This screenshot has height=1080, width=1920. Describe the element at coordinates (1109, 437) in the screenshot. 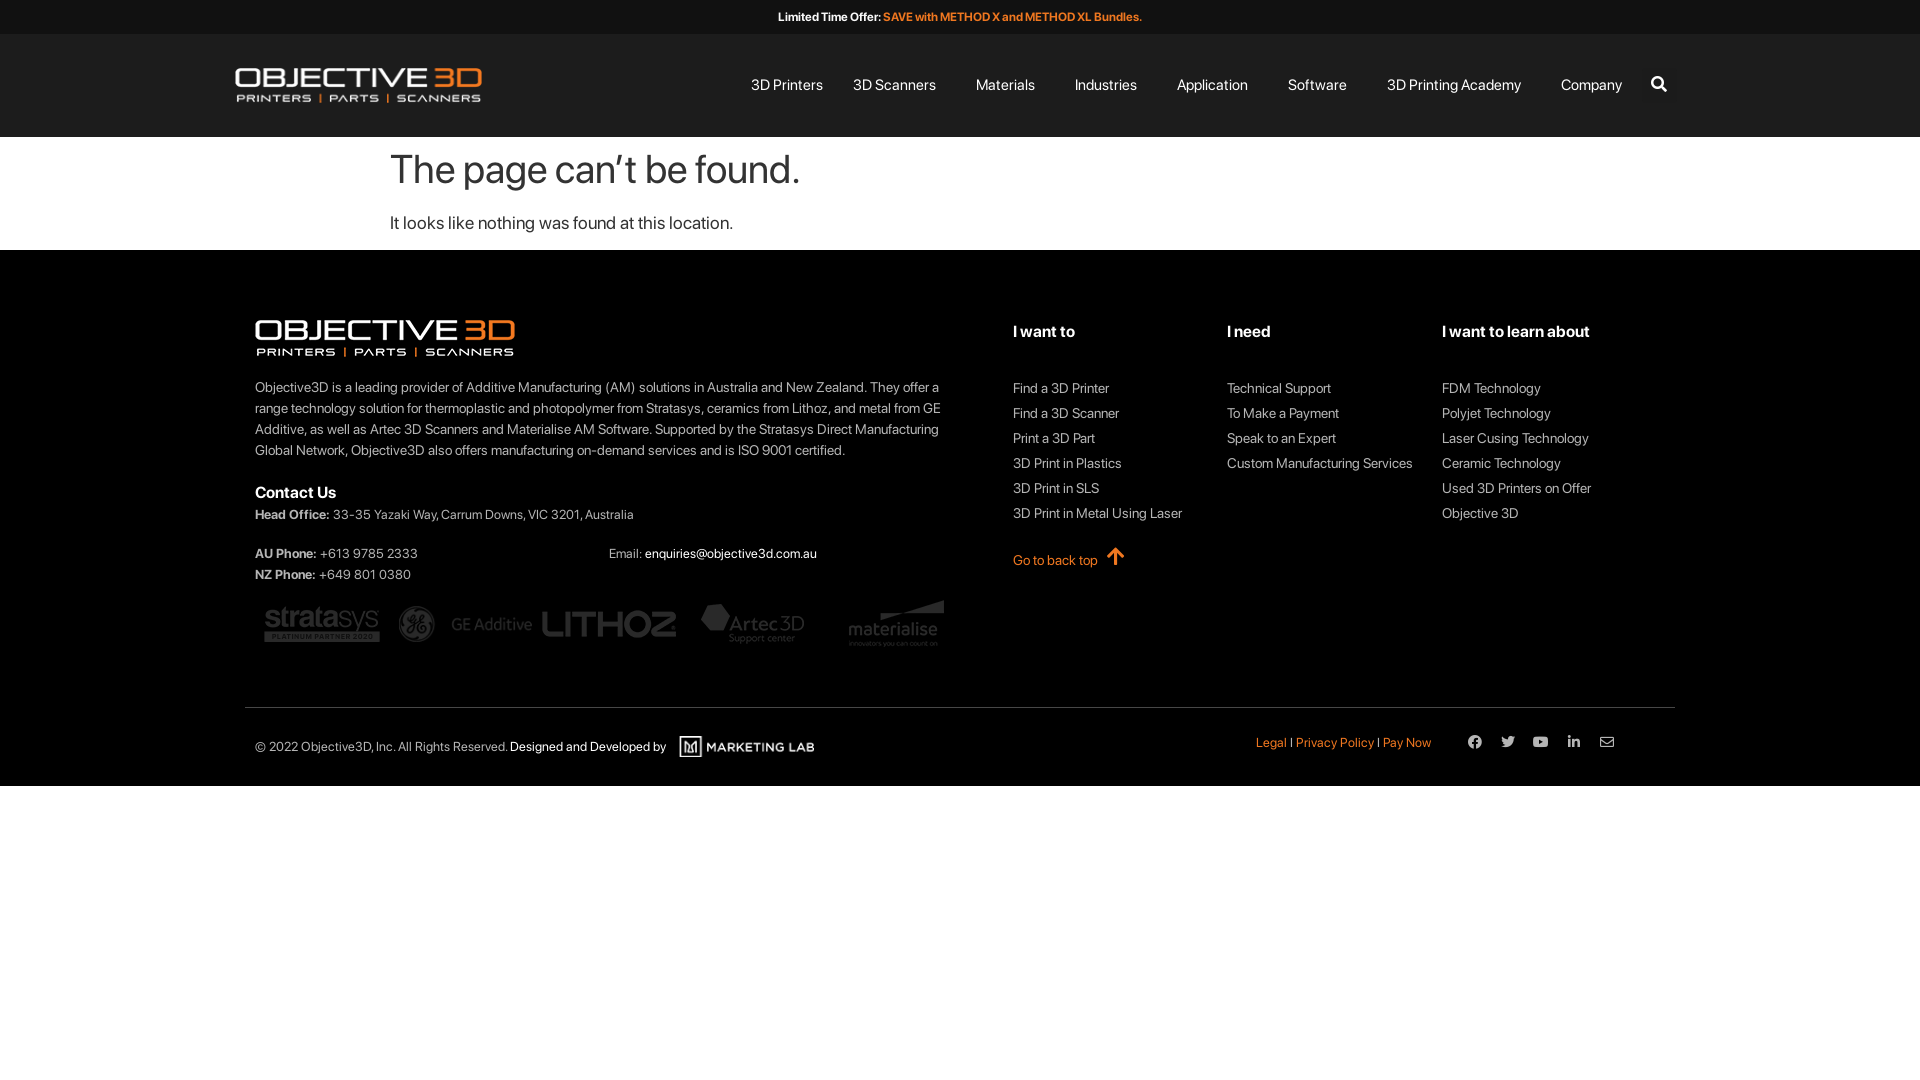

I see `'Print a 3D Part'` at that location.